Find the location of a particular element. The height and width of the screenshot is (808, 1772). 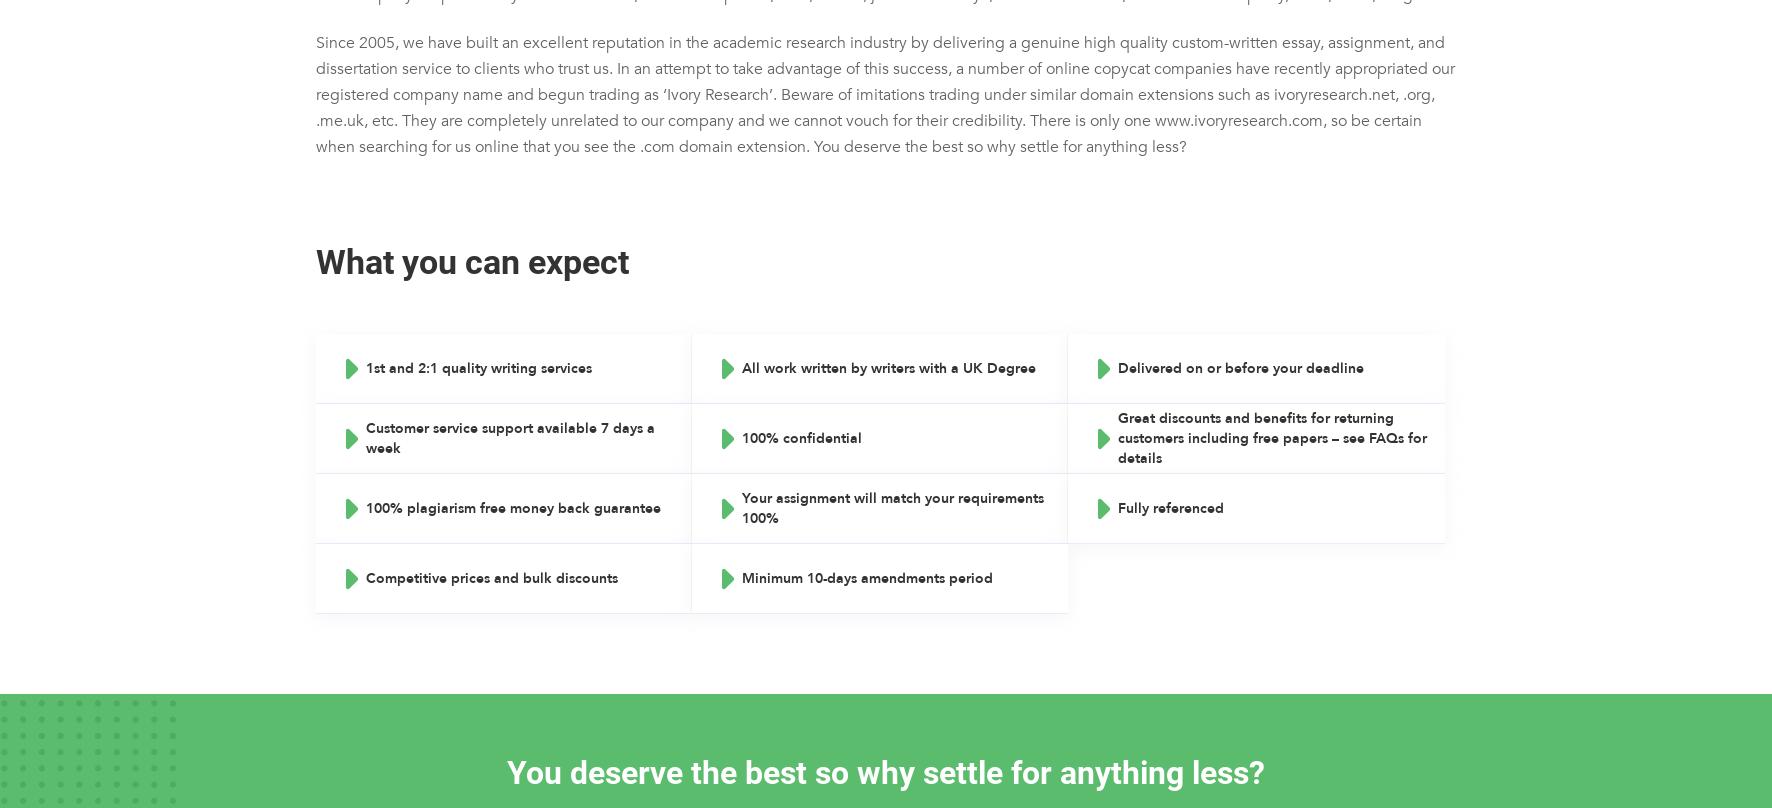

'The company is operated by Corevalues LTD, located at apt.129, entr., bld.57, j.k. “Lev Tolstoy”, district Nadezhda, Stolichna municipality, Sofia, 1220, Bulgaria.' is located at coordinates (878, 13).